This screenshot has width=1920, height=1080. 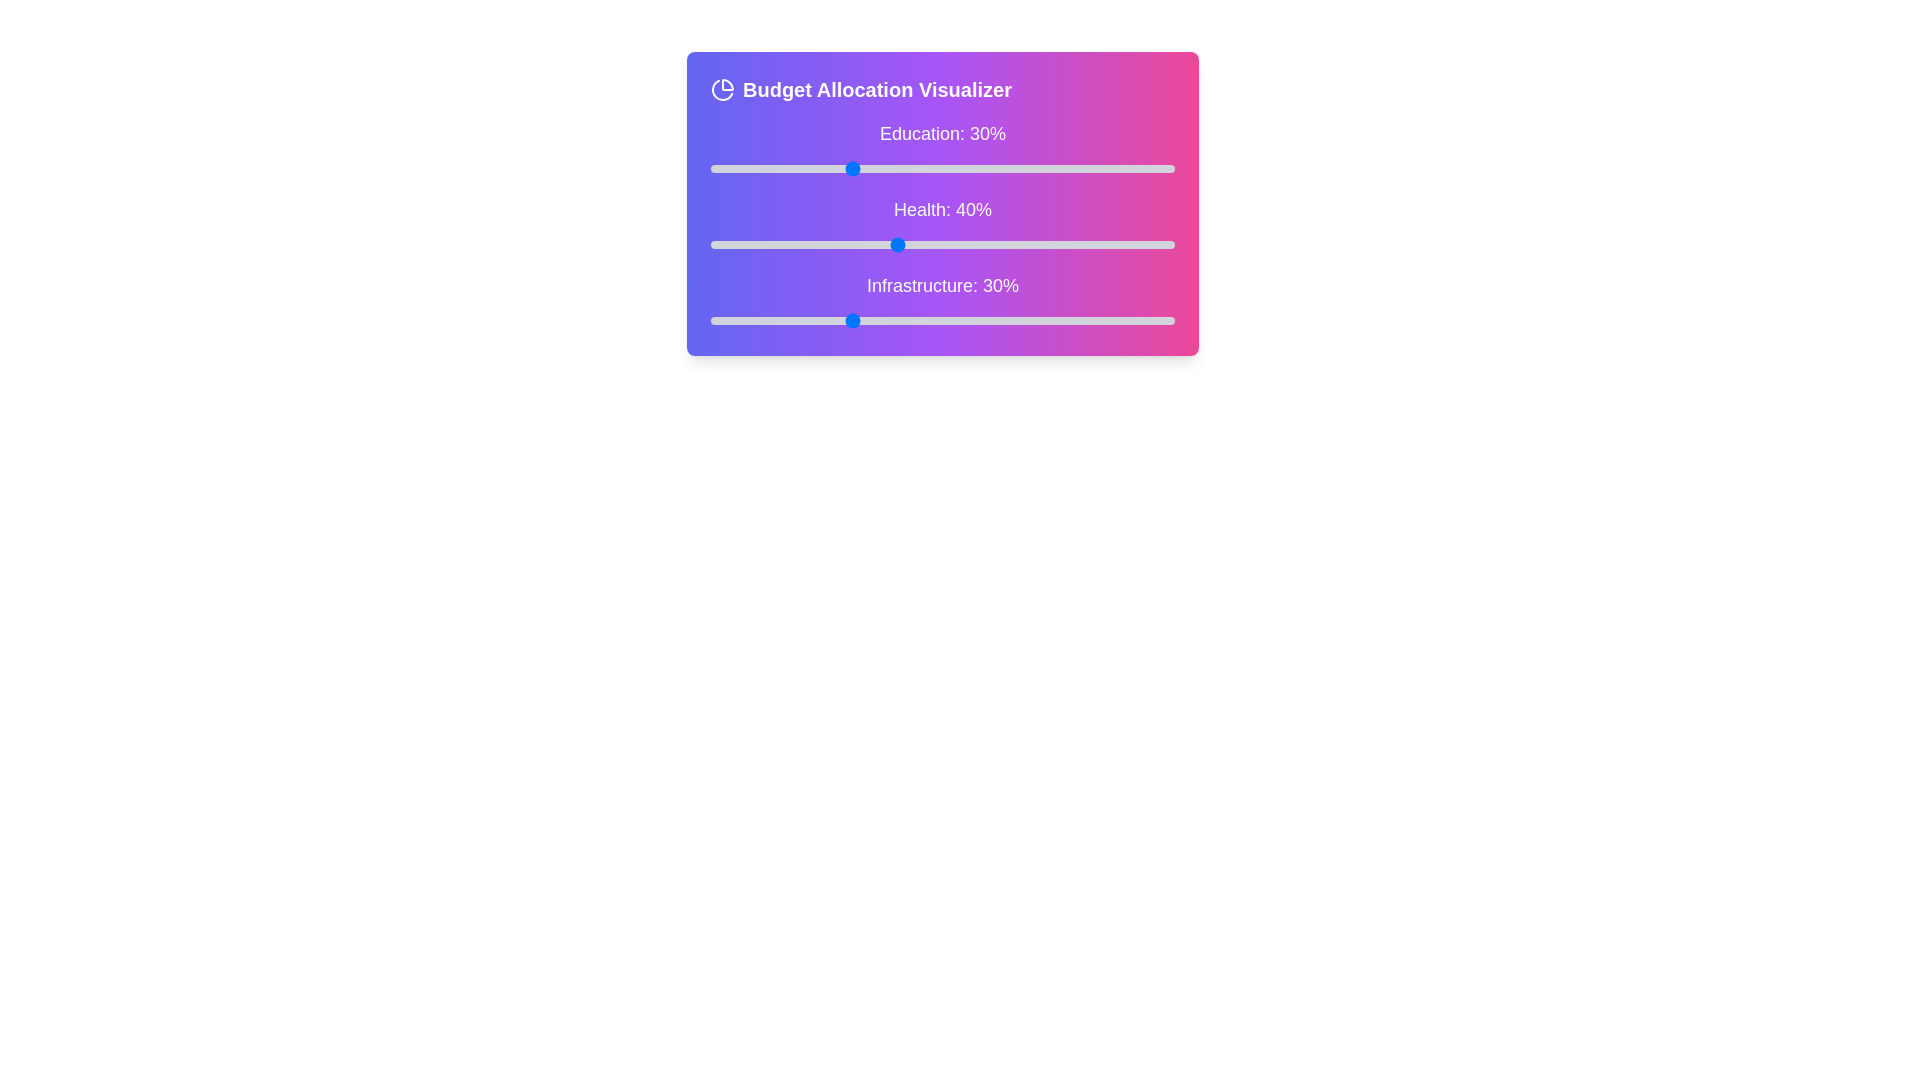 What do you see at coordinates (941, 285) in the screenshot?
I see `the text label displaying the allocation percentage for 'Infrastructure' in the budget allocation visualization` at bounding box center [941, 285].